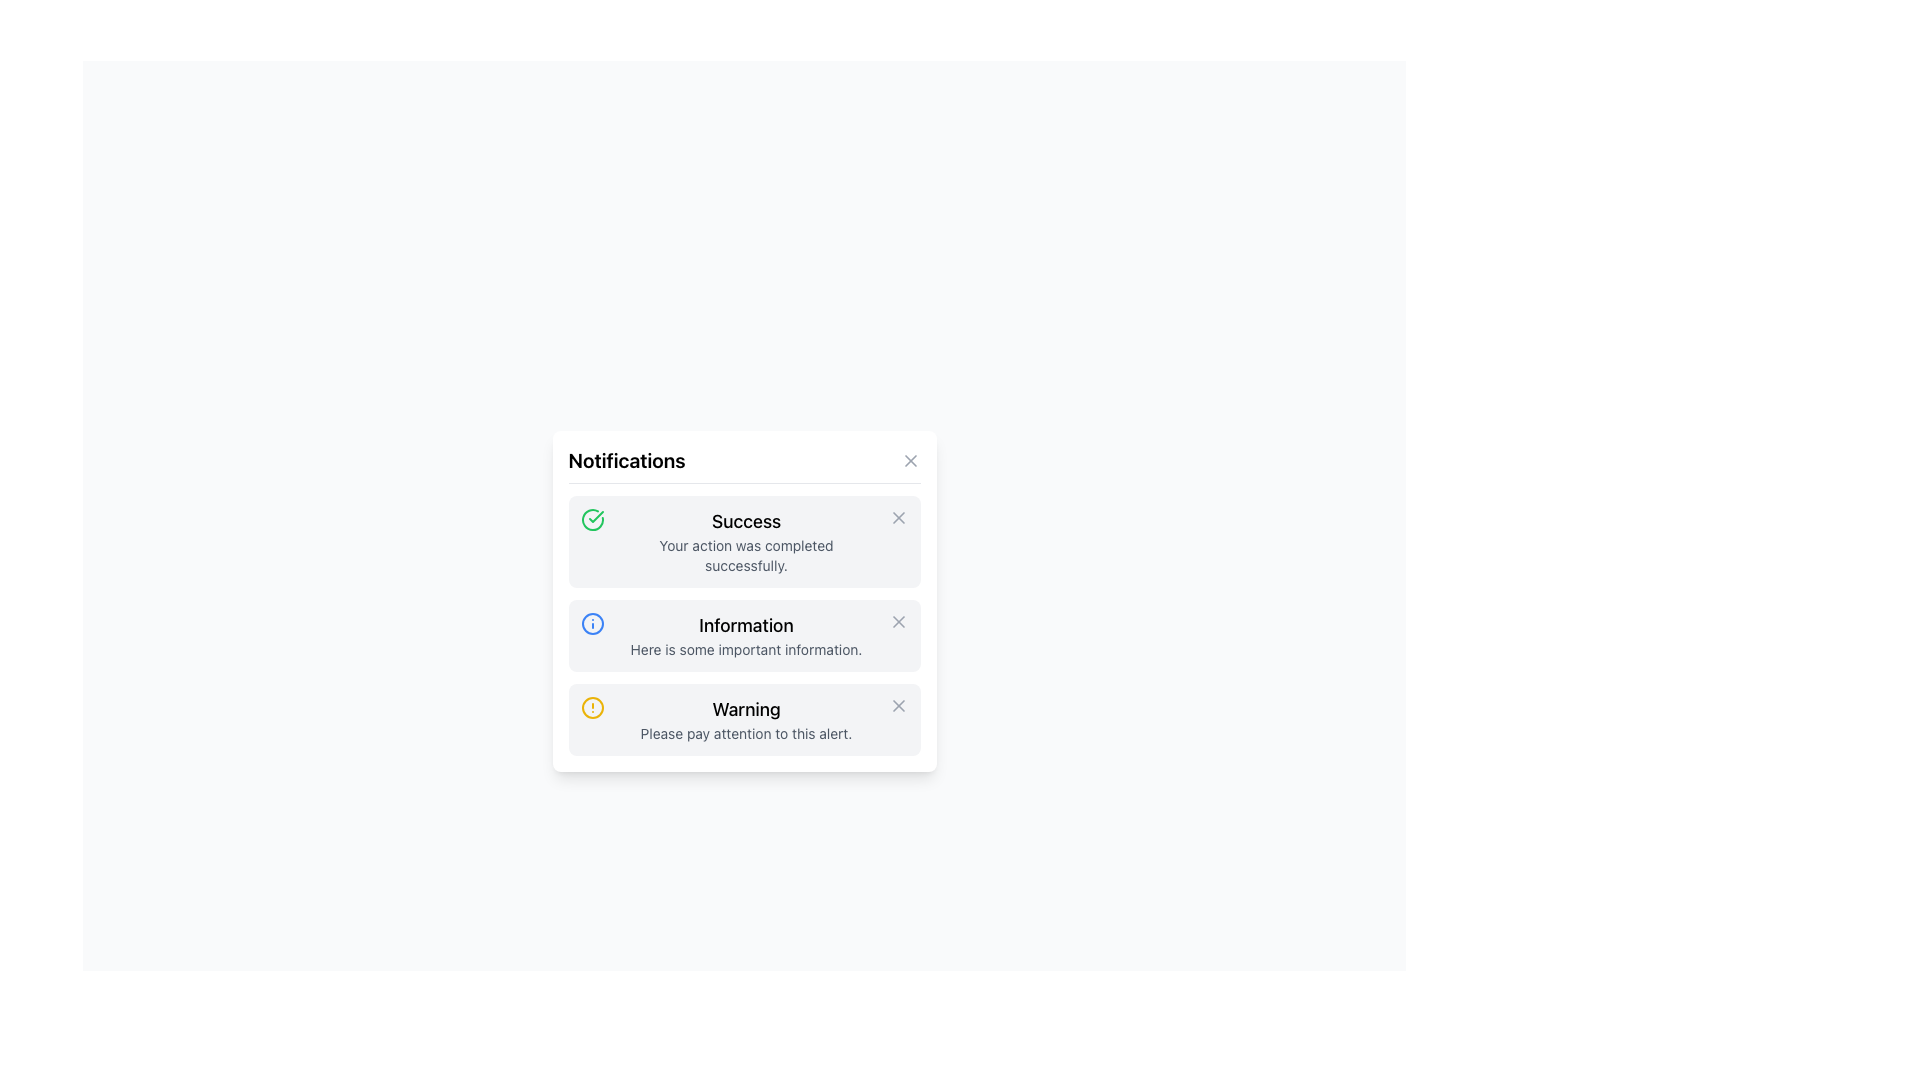  I want to click on the success status text label located in the first notification card of the 'Notifications' list, which is positioned to the right of a green checkmark icon, so click(745, 520).